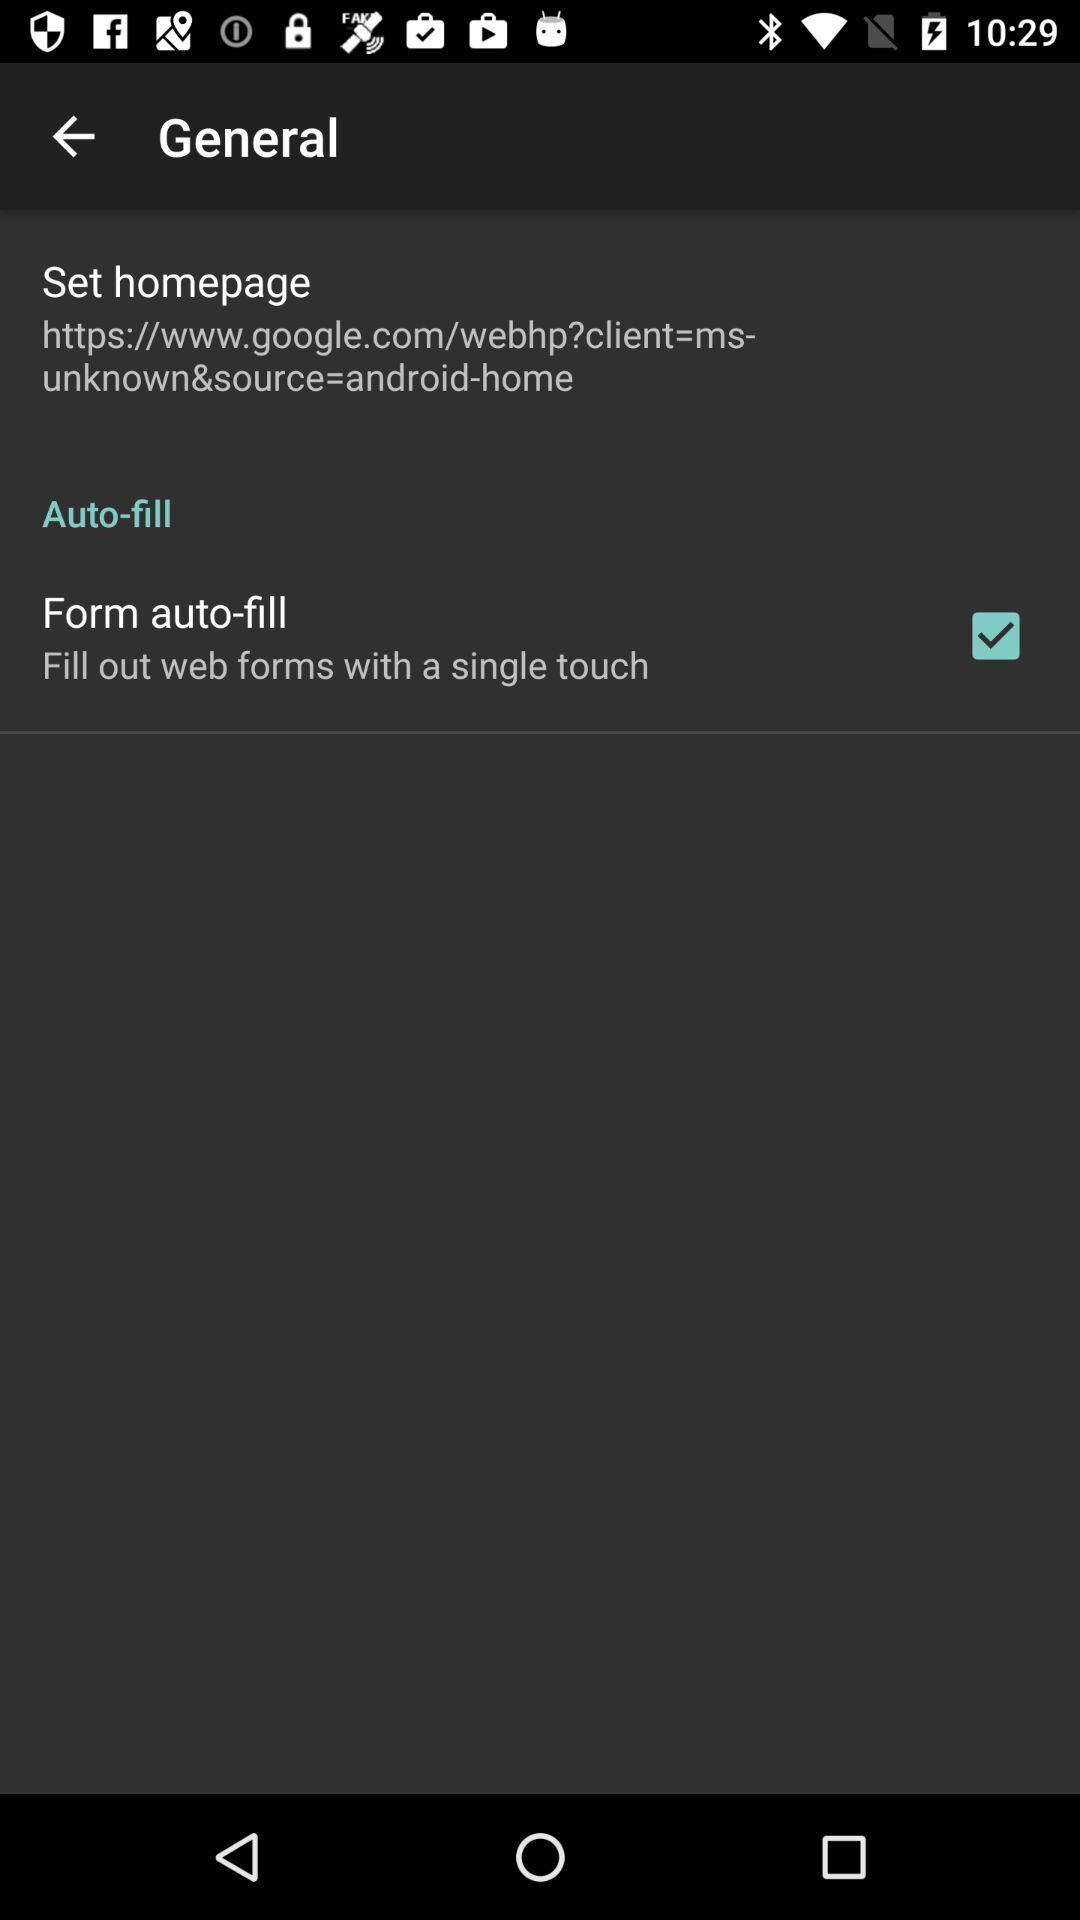 This screenshot has width=1080, height=1920. What do you see at coordinates (344, 664) in the screenshot?
I see `fill out web on the left` at bounding box center [344, 664].